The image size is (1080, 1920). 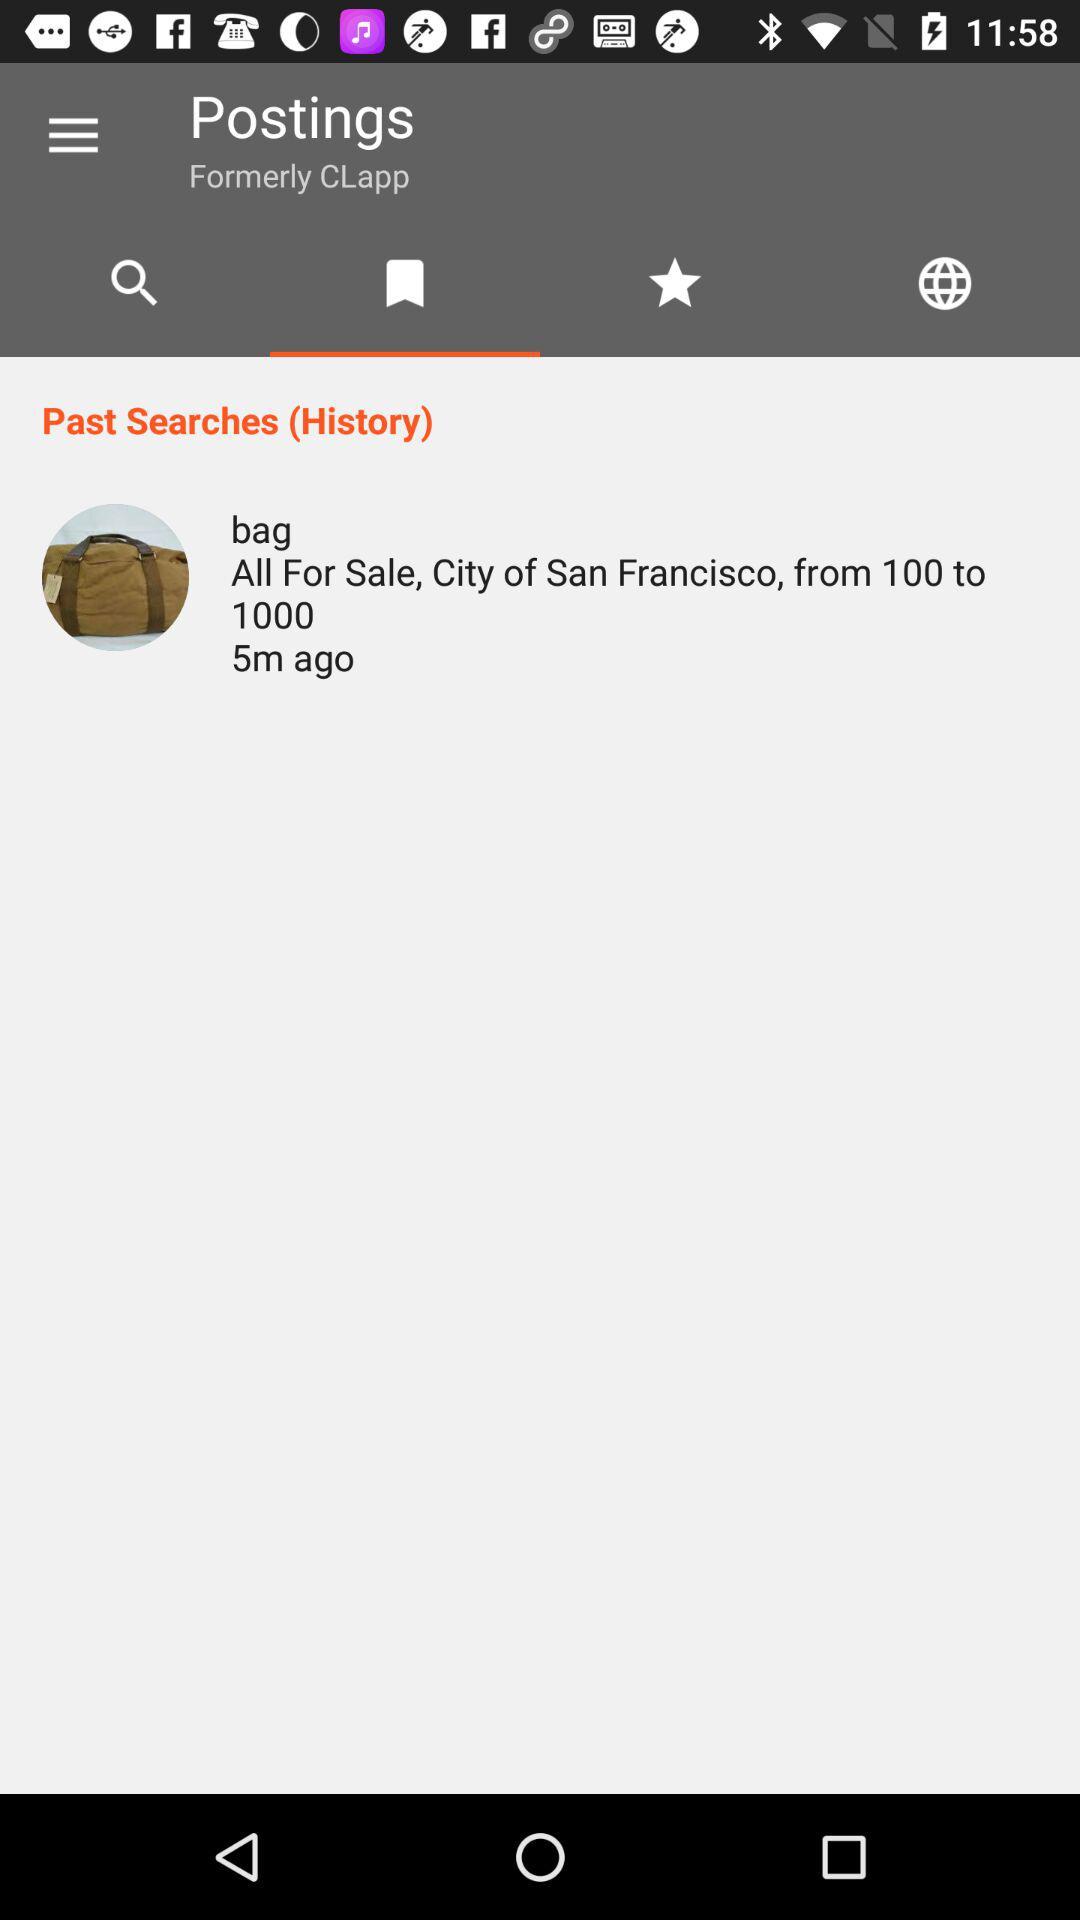 I want to click on product photo, so click(x=115, y=576).